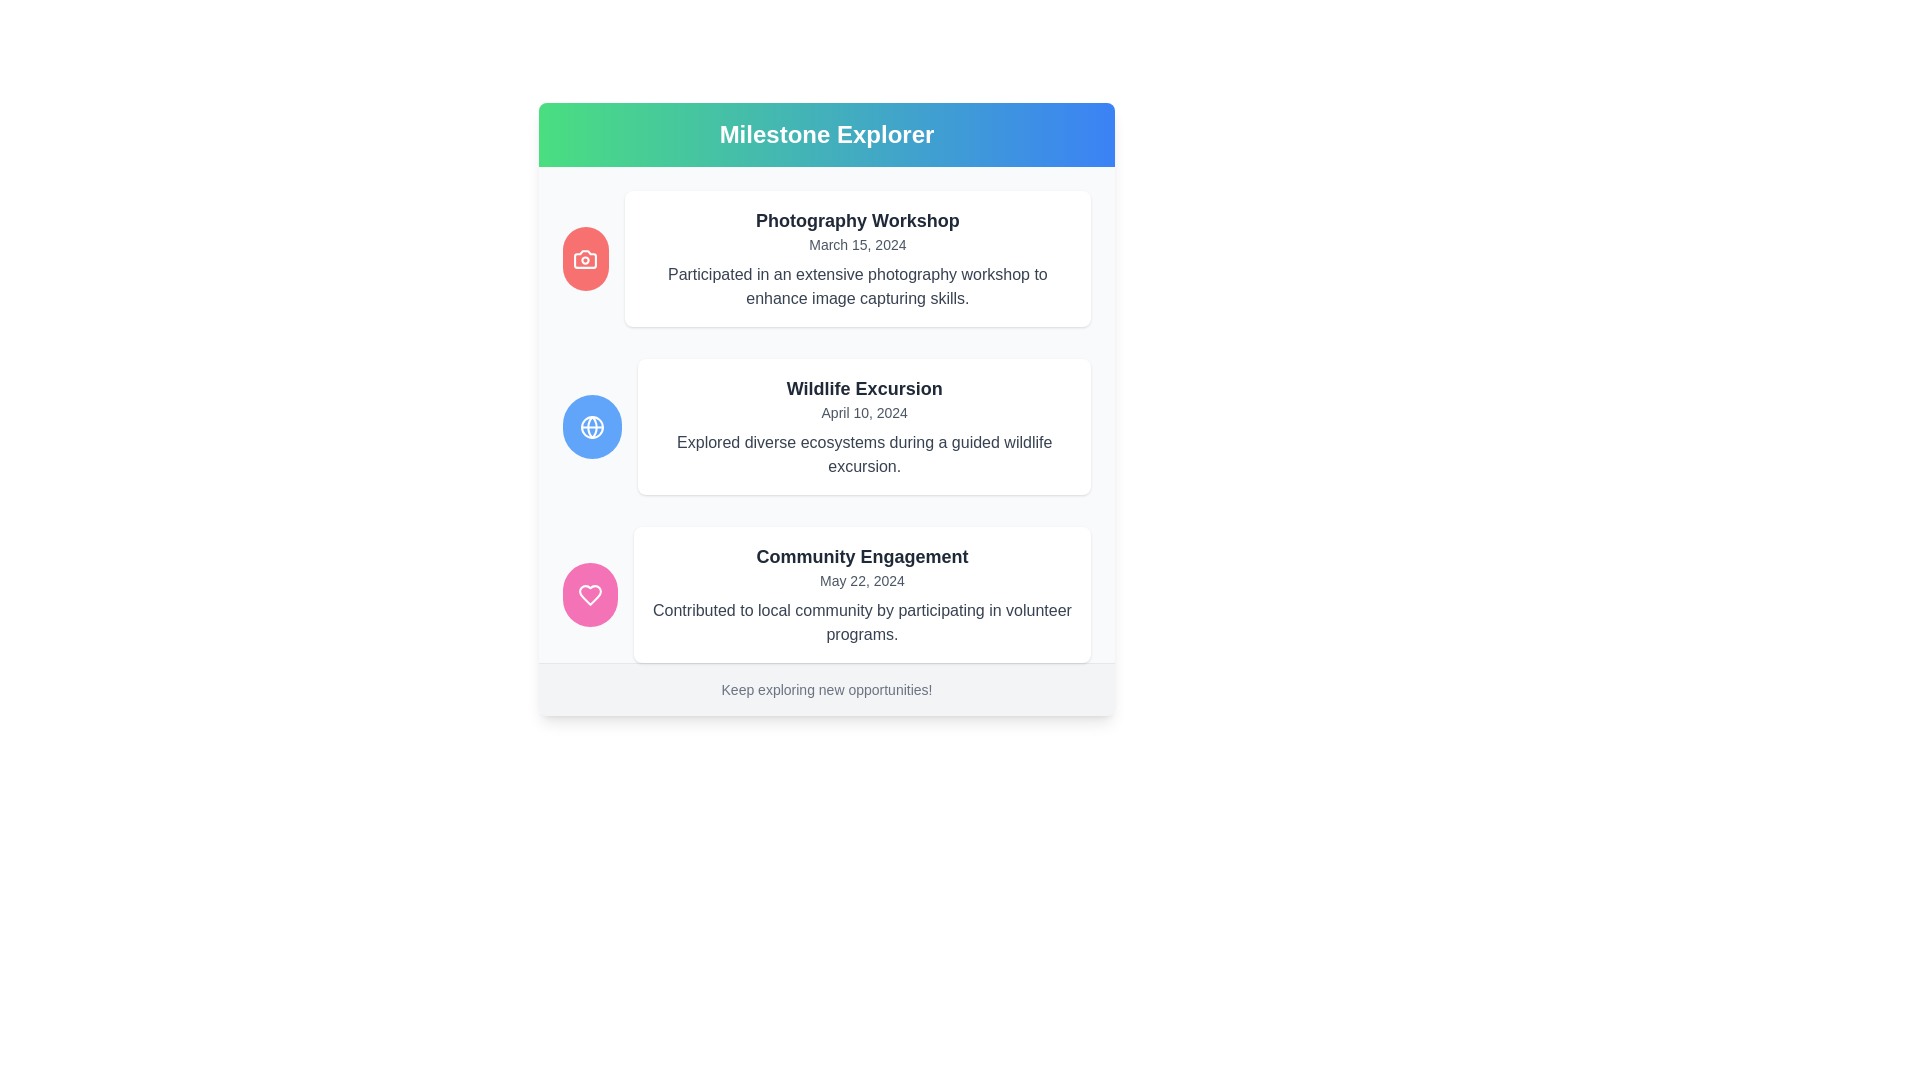  I want to click on the text label that reads 'Keep exploring new opportunities!' located at the bottom of the main information card, so click(826, 688).